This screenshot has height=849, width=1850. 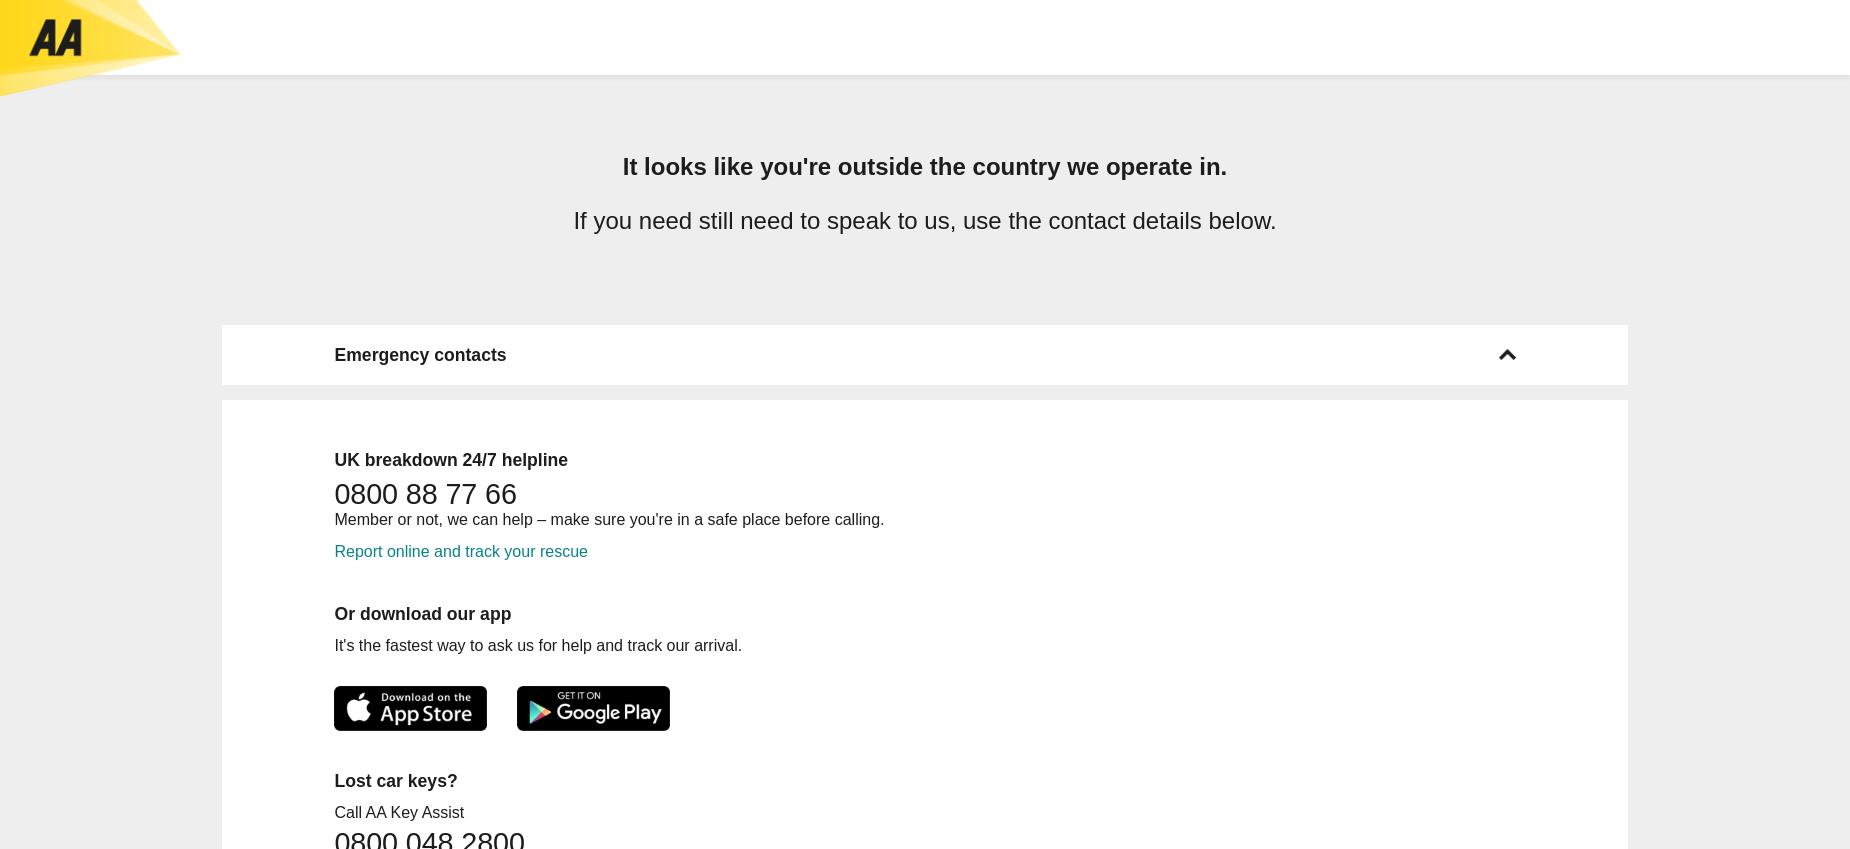 What do you see at coordinates (423, 492) in the screenshot?
I see `'0800 88 77 66'` at bounding box center [423, 492].